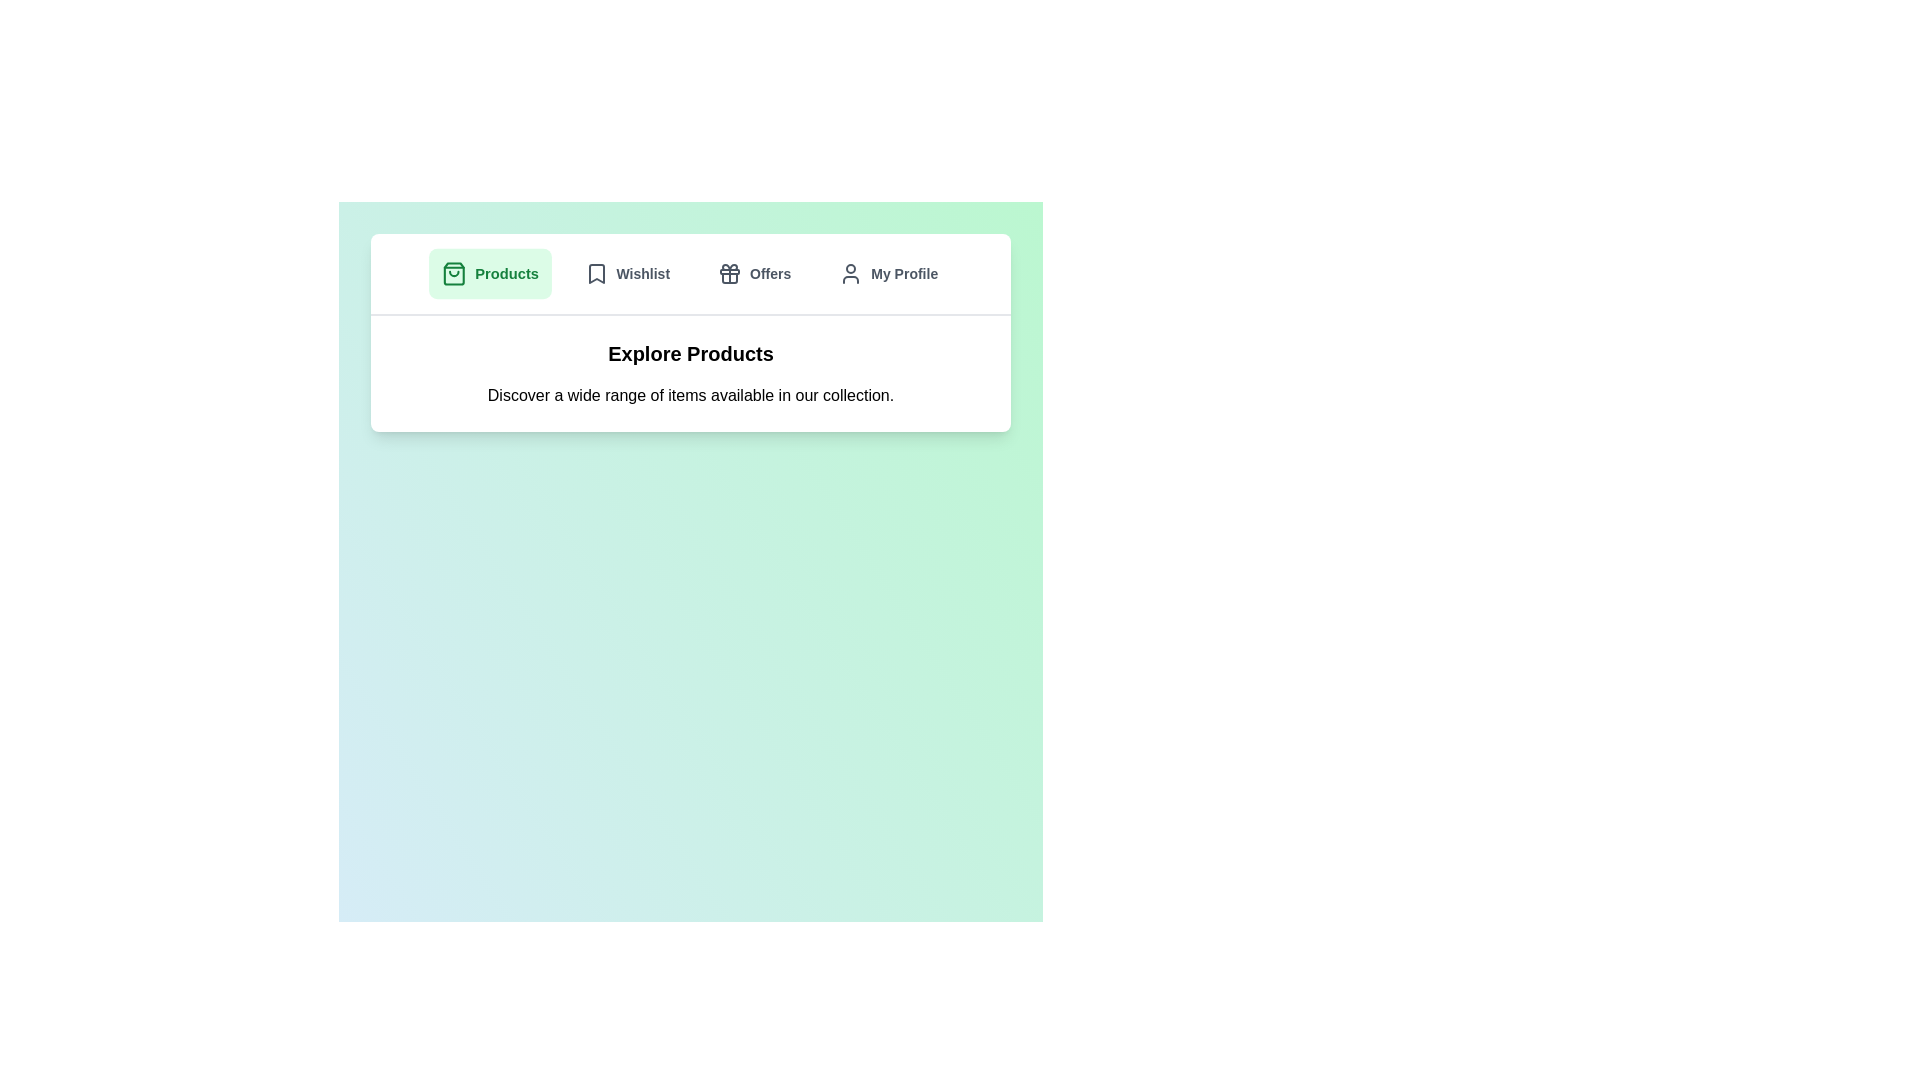 The height and width of the screenshot is (1080, 1920). Describe the element at coordinates (595, 273) in the screenshot. I see `the bookmark-shaped icon in the horizontal navigation bar` at that location.